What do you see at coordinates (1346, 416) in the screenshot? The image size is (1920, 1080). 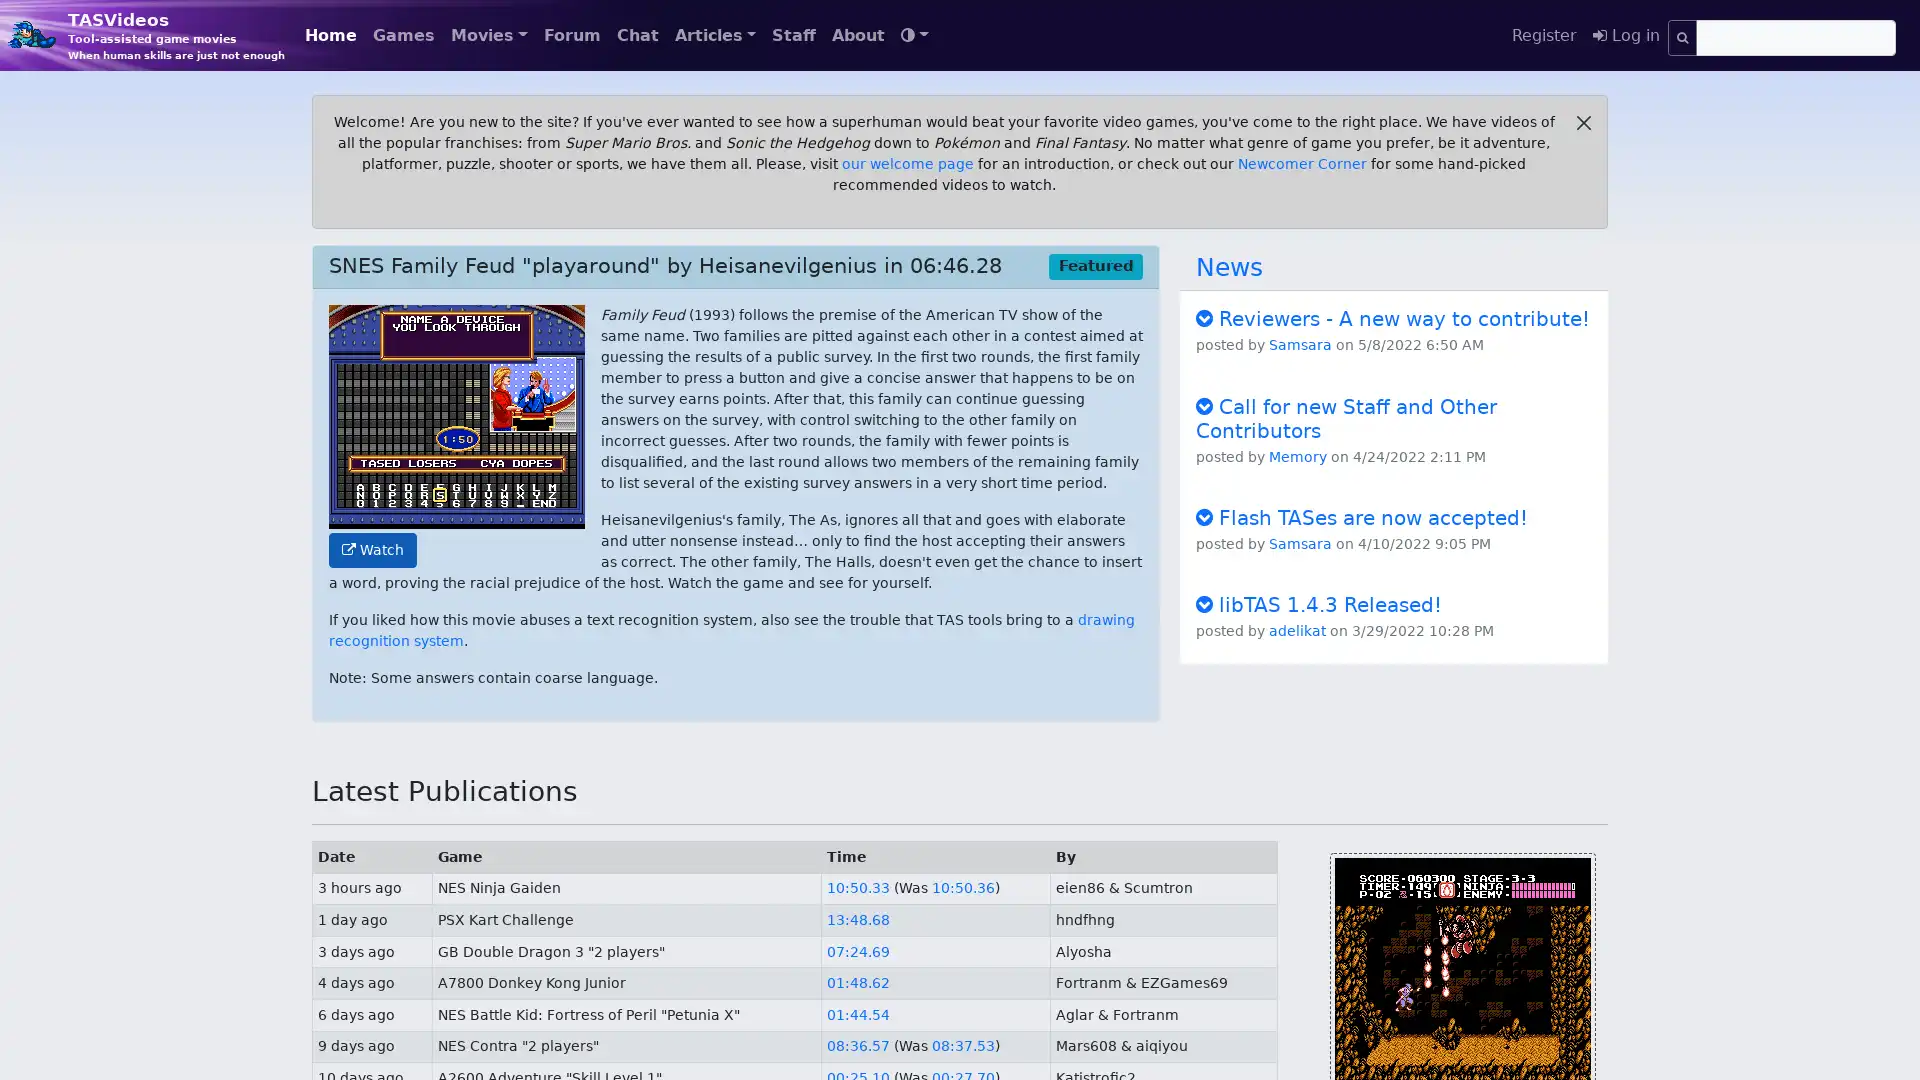 I see `Call for new Staff and Other Contributors` at bounding box center [1346, 416].